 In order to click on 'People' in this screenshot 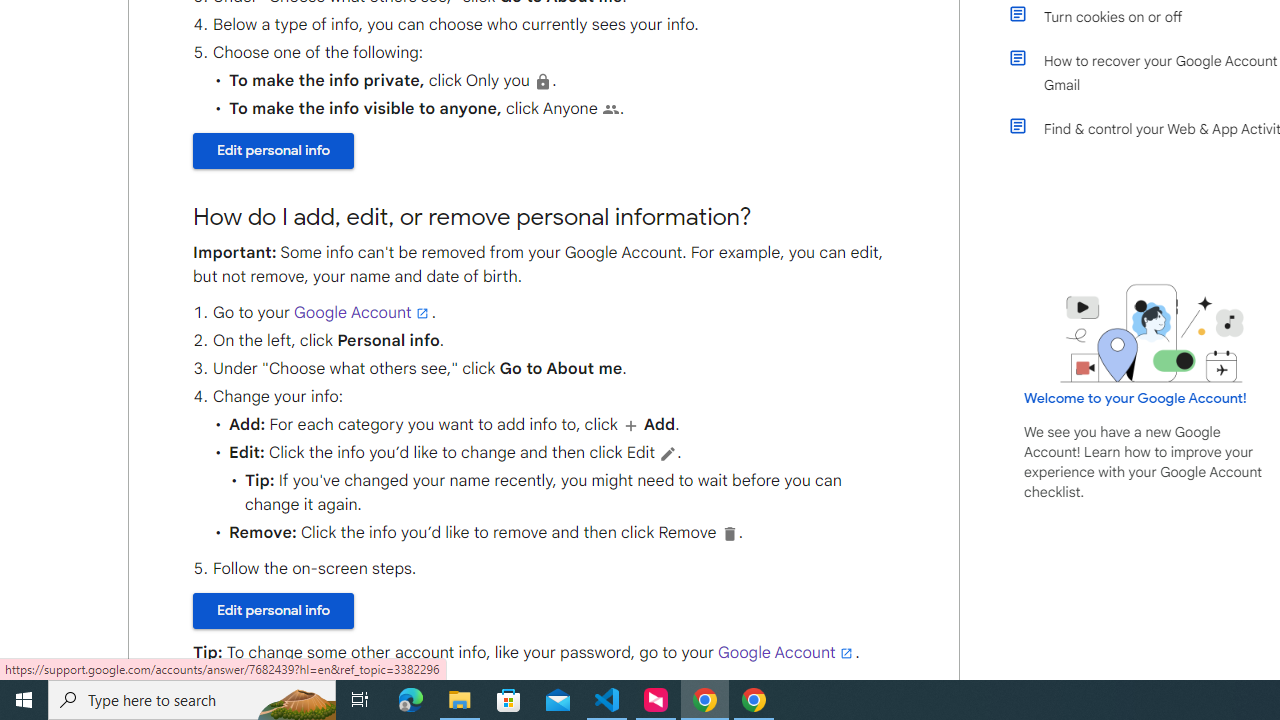, I will do `click(609, 109)`.